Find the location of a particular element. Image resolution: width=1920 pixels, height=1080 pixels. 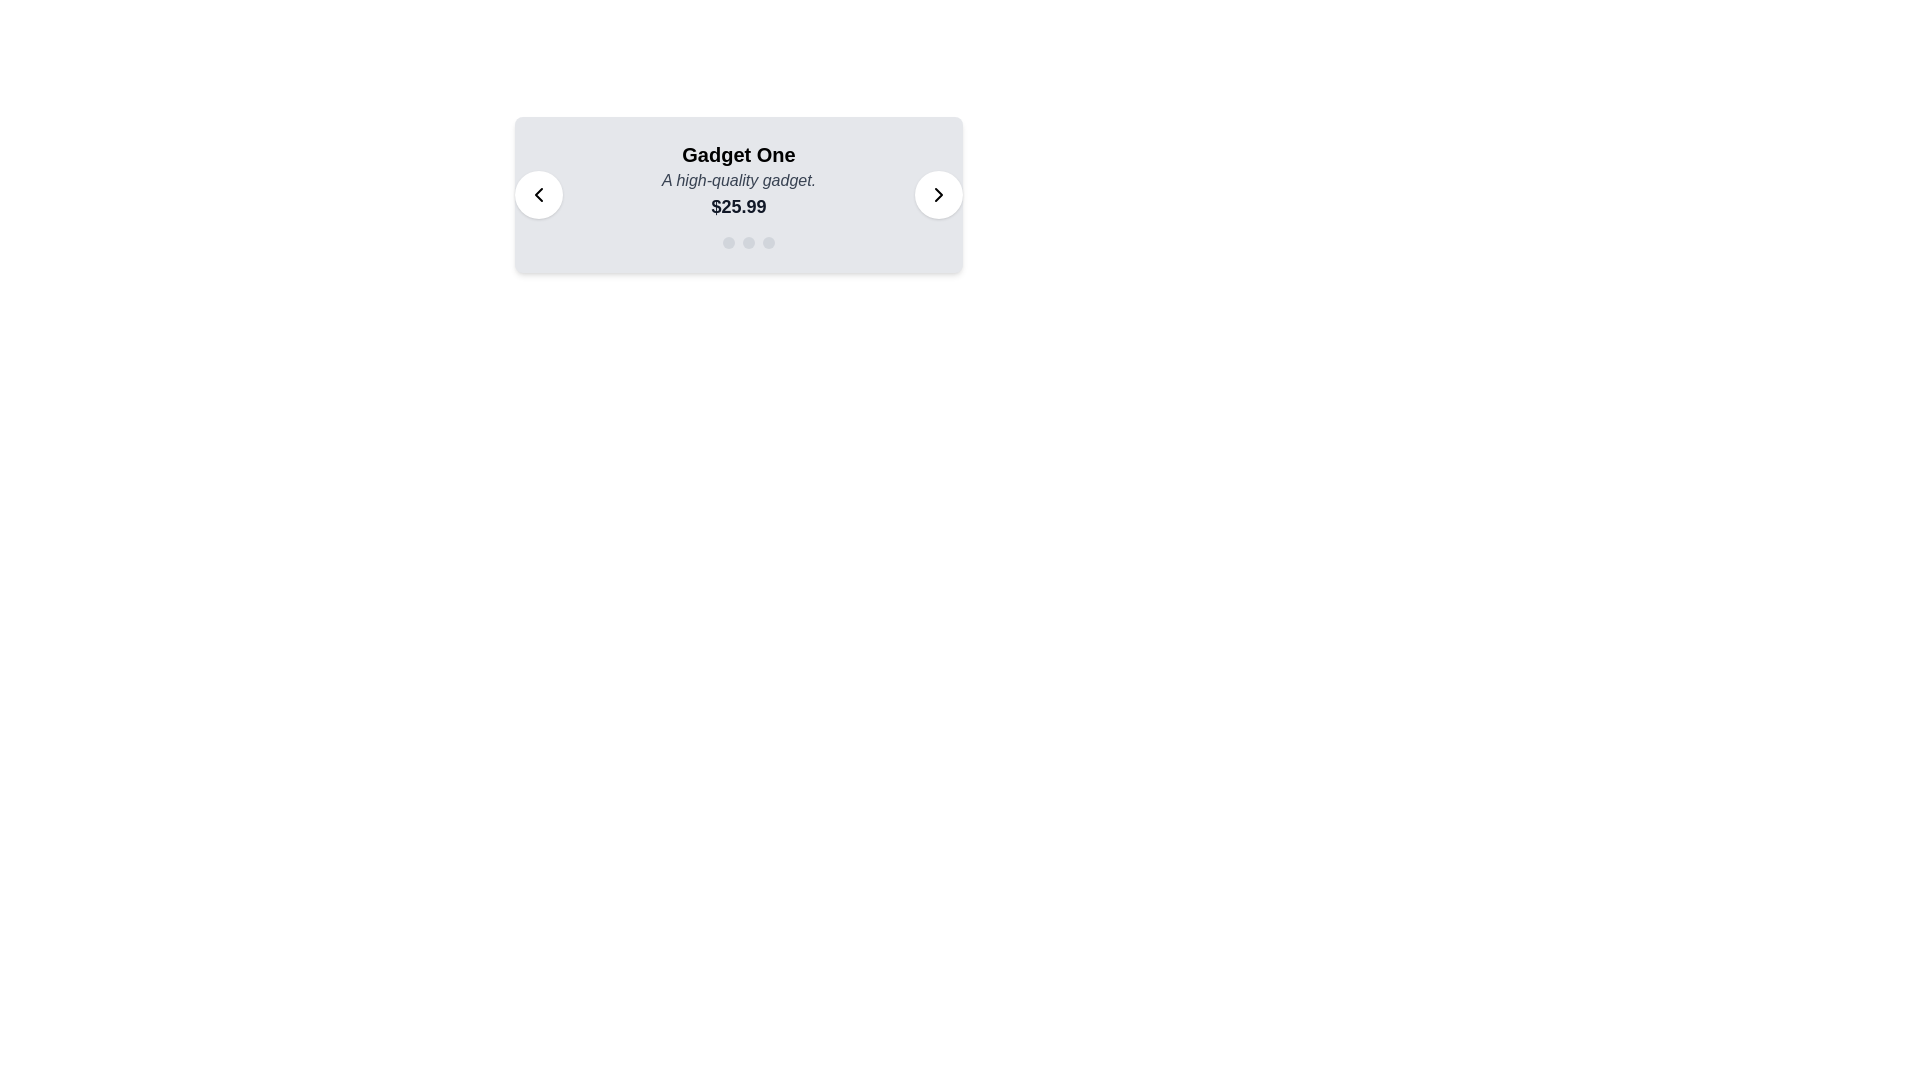

the chevron icon, which is centrally placed within a circular button on the right edge of a card element is located at coordinates (938, 195).